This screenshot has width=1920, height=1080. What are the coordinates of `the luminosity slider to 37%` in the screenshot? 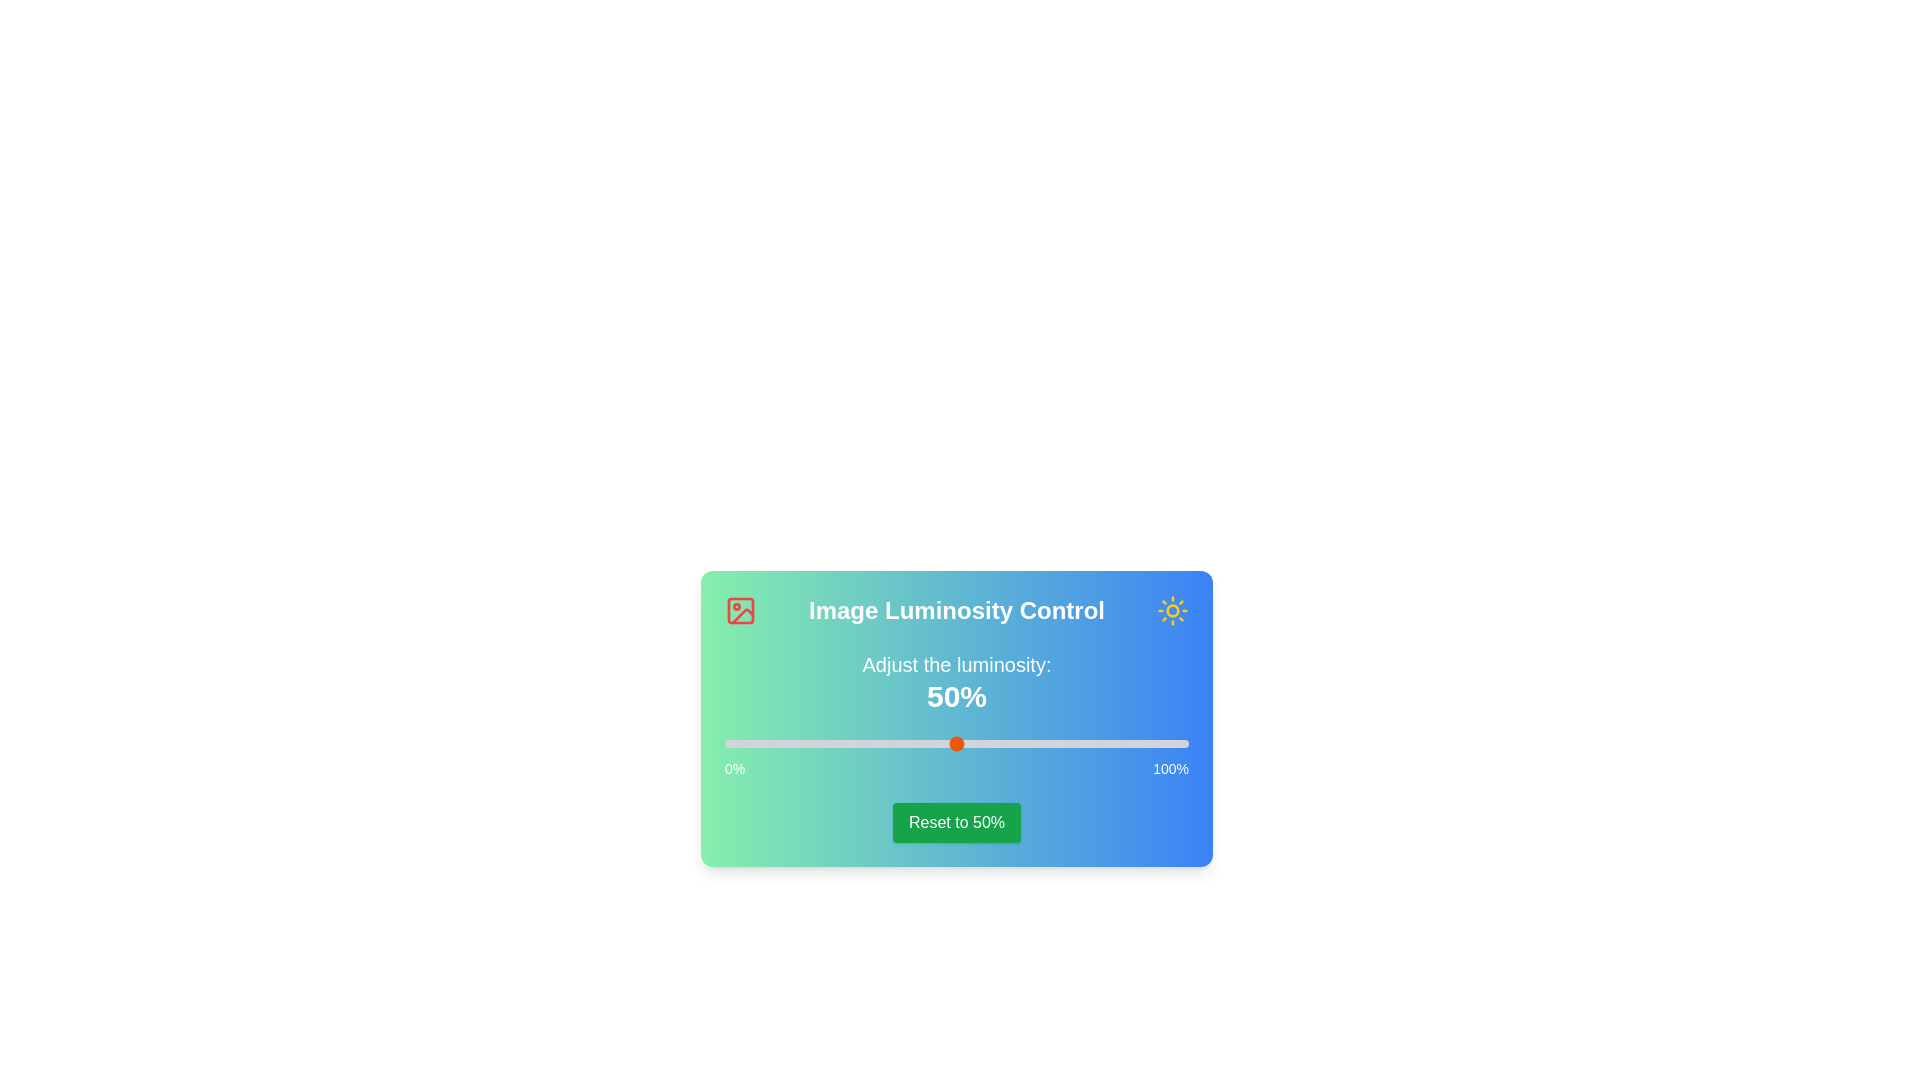 It's located at (895, 744).